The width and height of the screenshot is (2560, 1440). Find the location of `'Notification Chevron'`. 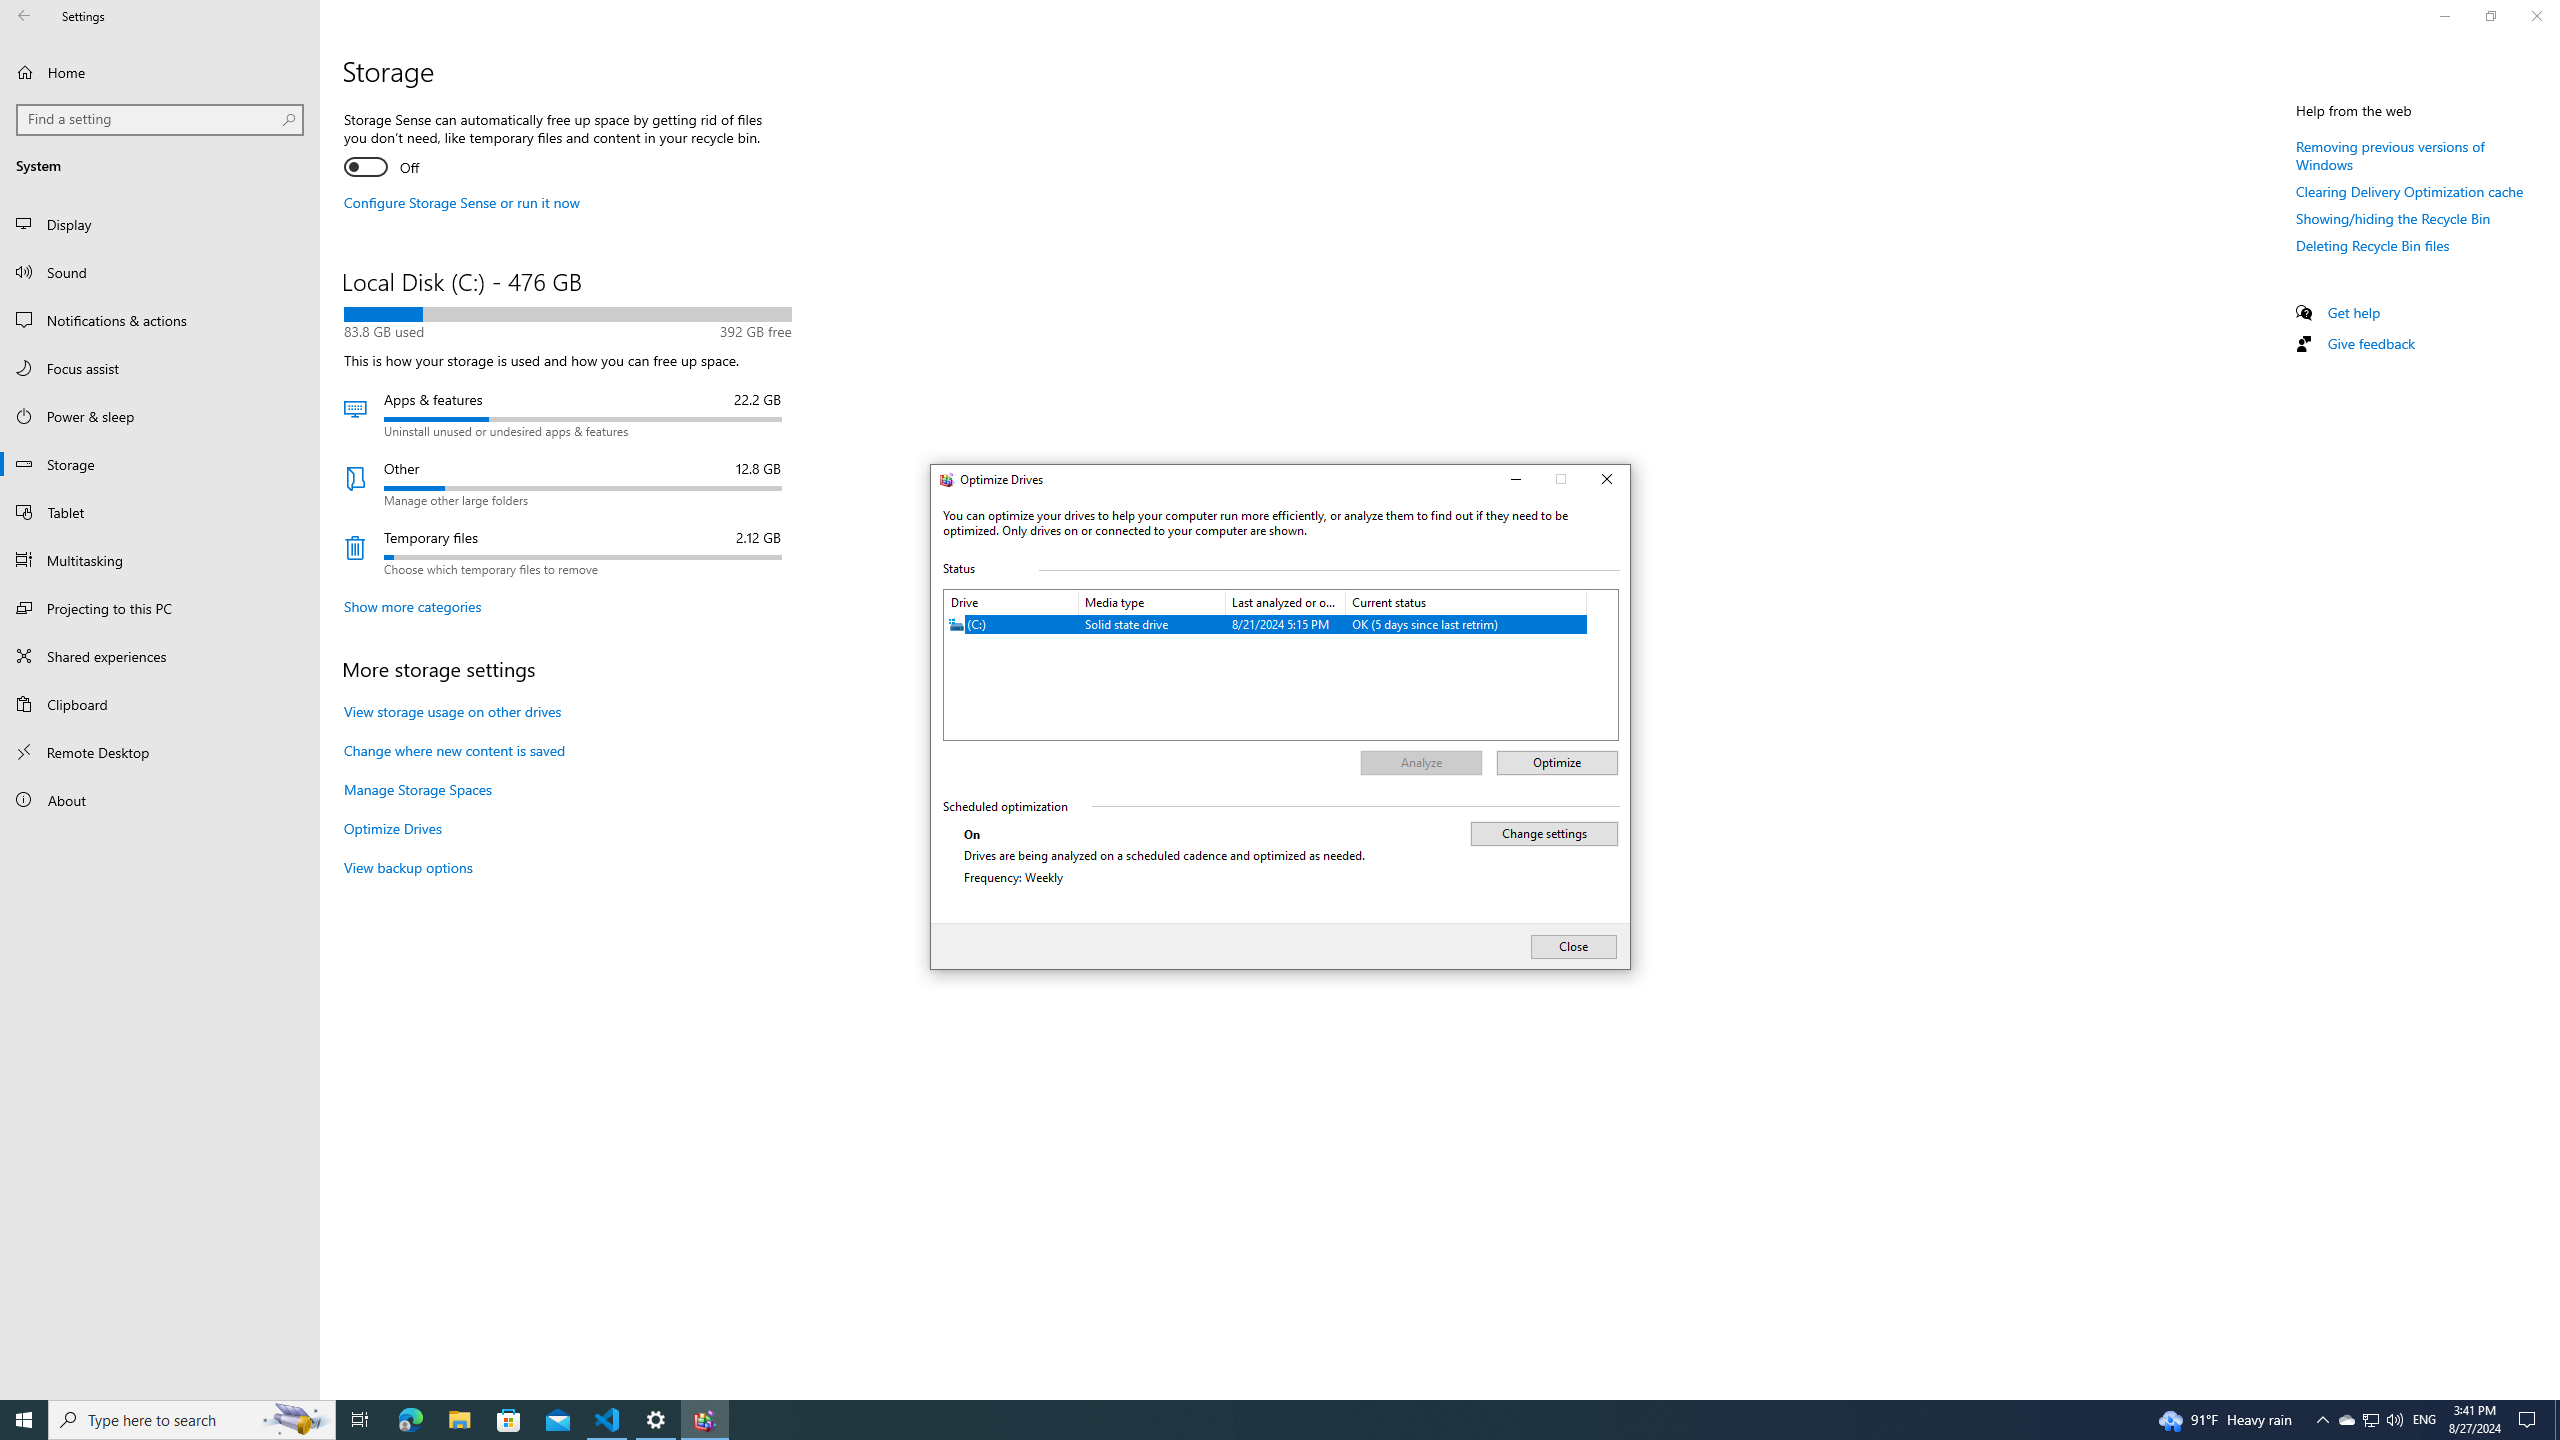

'Notification Chevron' is located at coordinates (2323, 1418).